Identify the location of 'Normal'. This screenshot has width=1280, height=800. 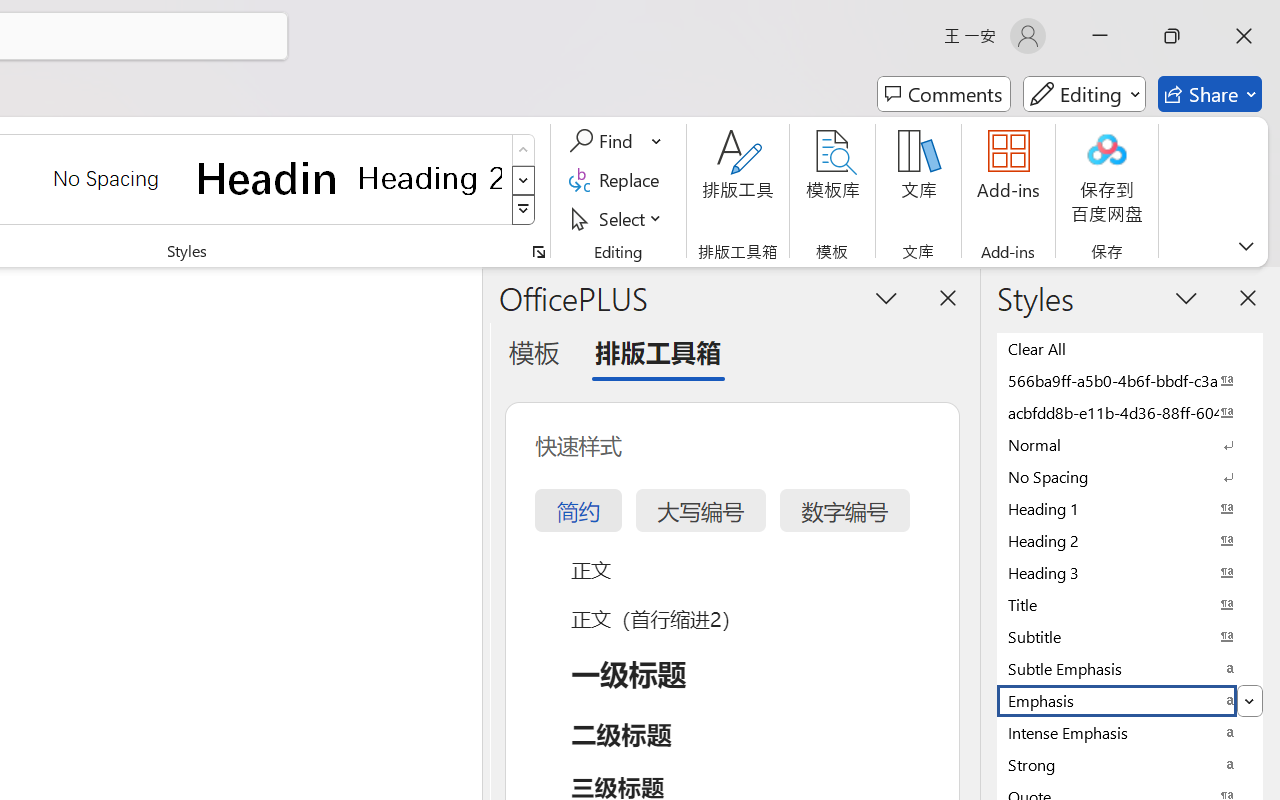
(1130, 443).